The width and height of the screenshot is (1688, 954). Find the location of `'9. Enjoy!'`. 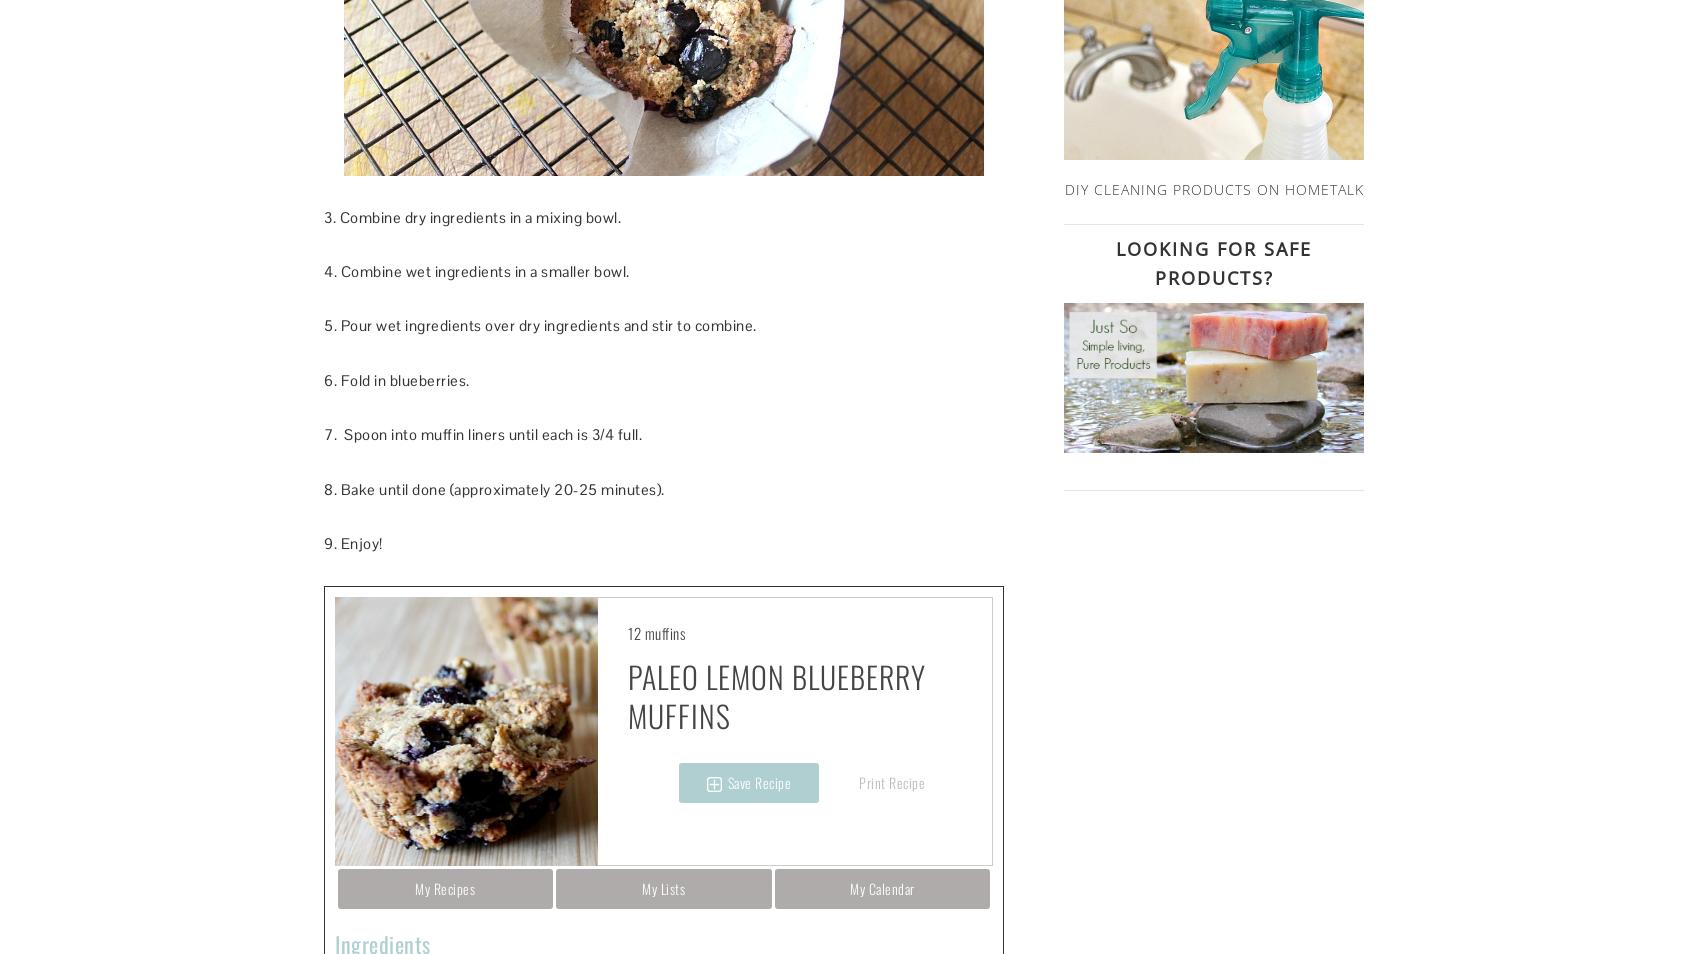

'9. Enjoy!' is located at coordinates (352, 541).